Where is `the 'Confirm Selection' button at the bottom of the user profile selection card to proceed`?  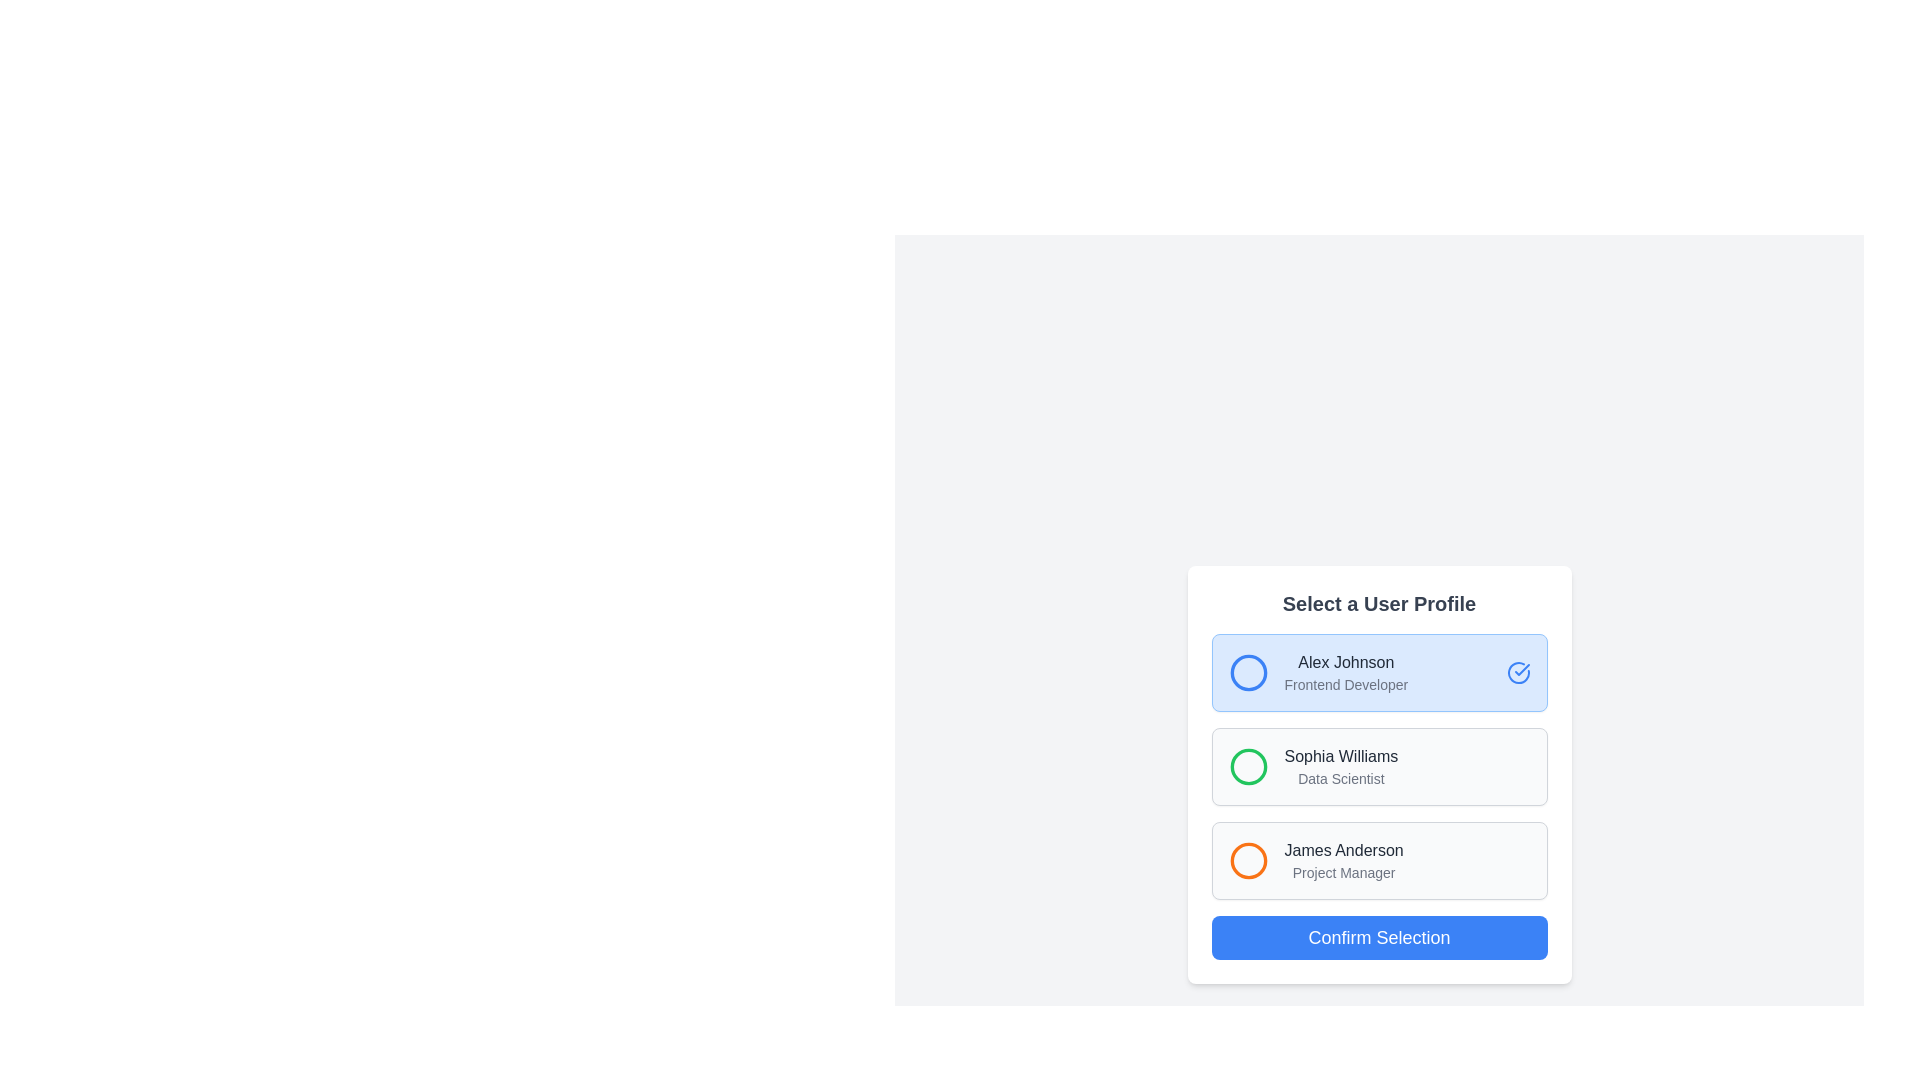
the 'Confirm Selection' button at the bottom of the user profile selection card to proceed is located at coordinates (1378, 774).